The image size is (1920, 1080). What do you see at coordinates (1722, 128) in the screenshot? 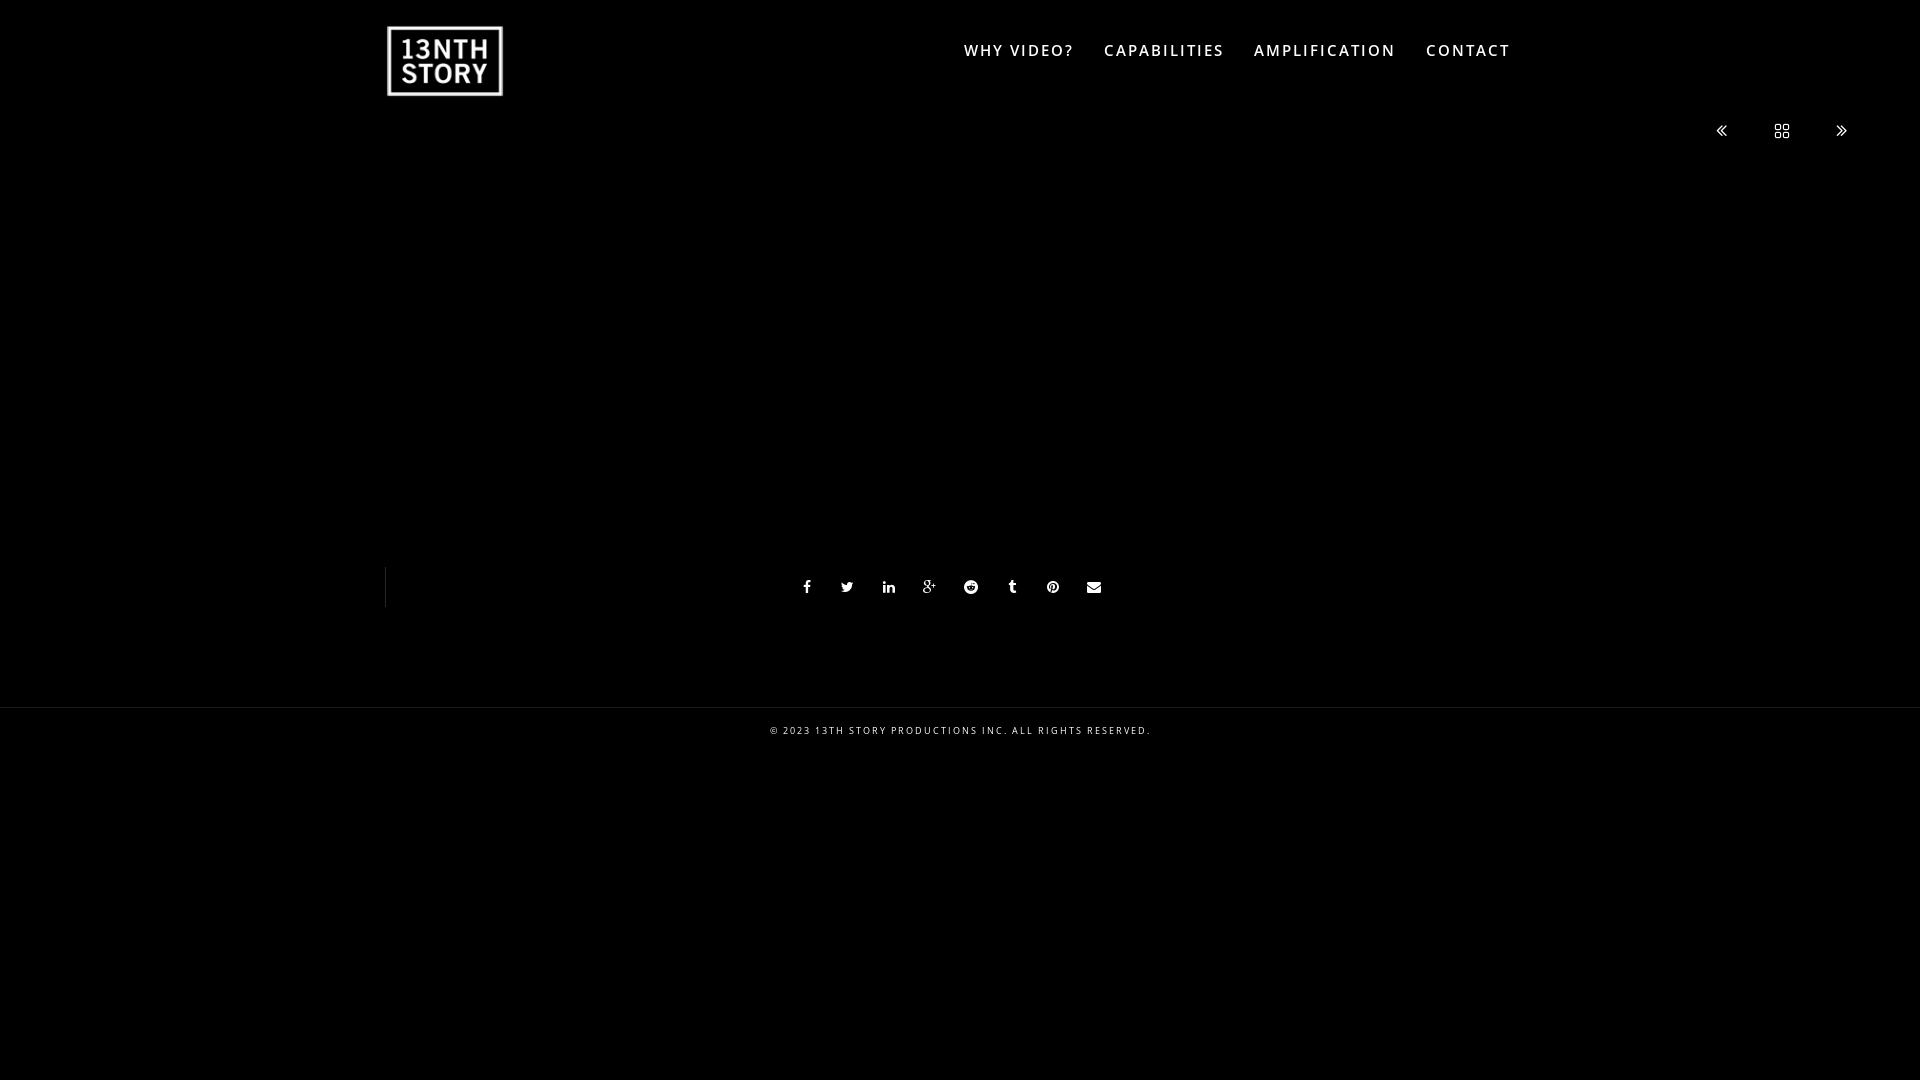
I see `'Previous'` at bounding box center [1722, 128].